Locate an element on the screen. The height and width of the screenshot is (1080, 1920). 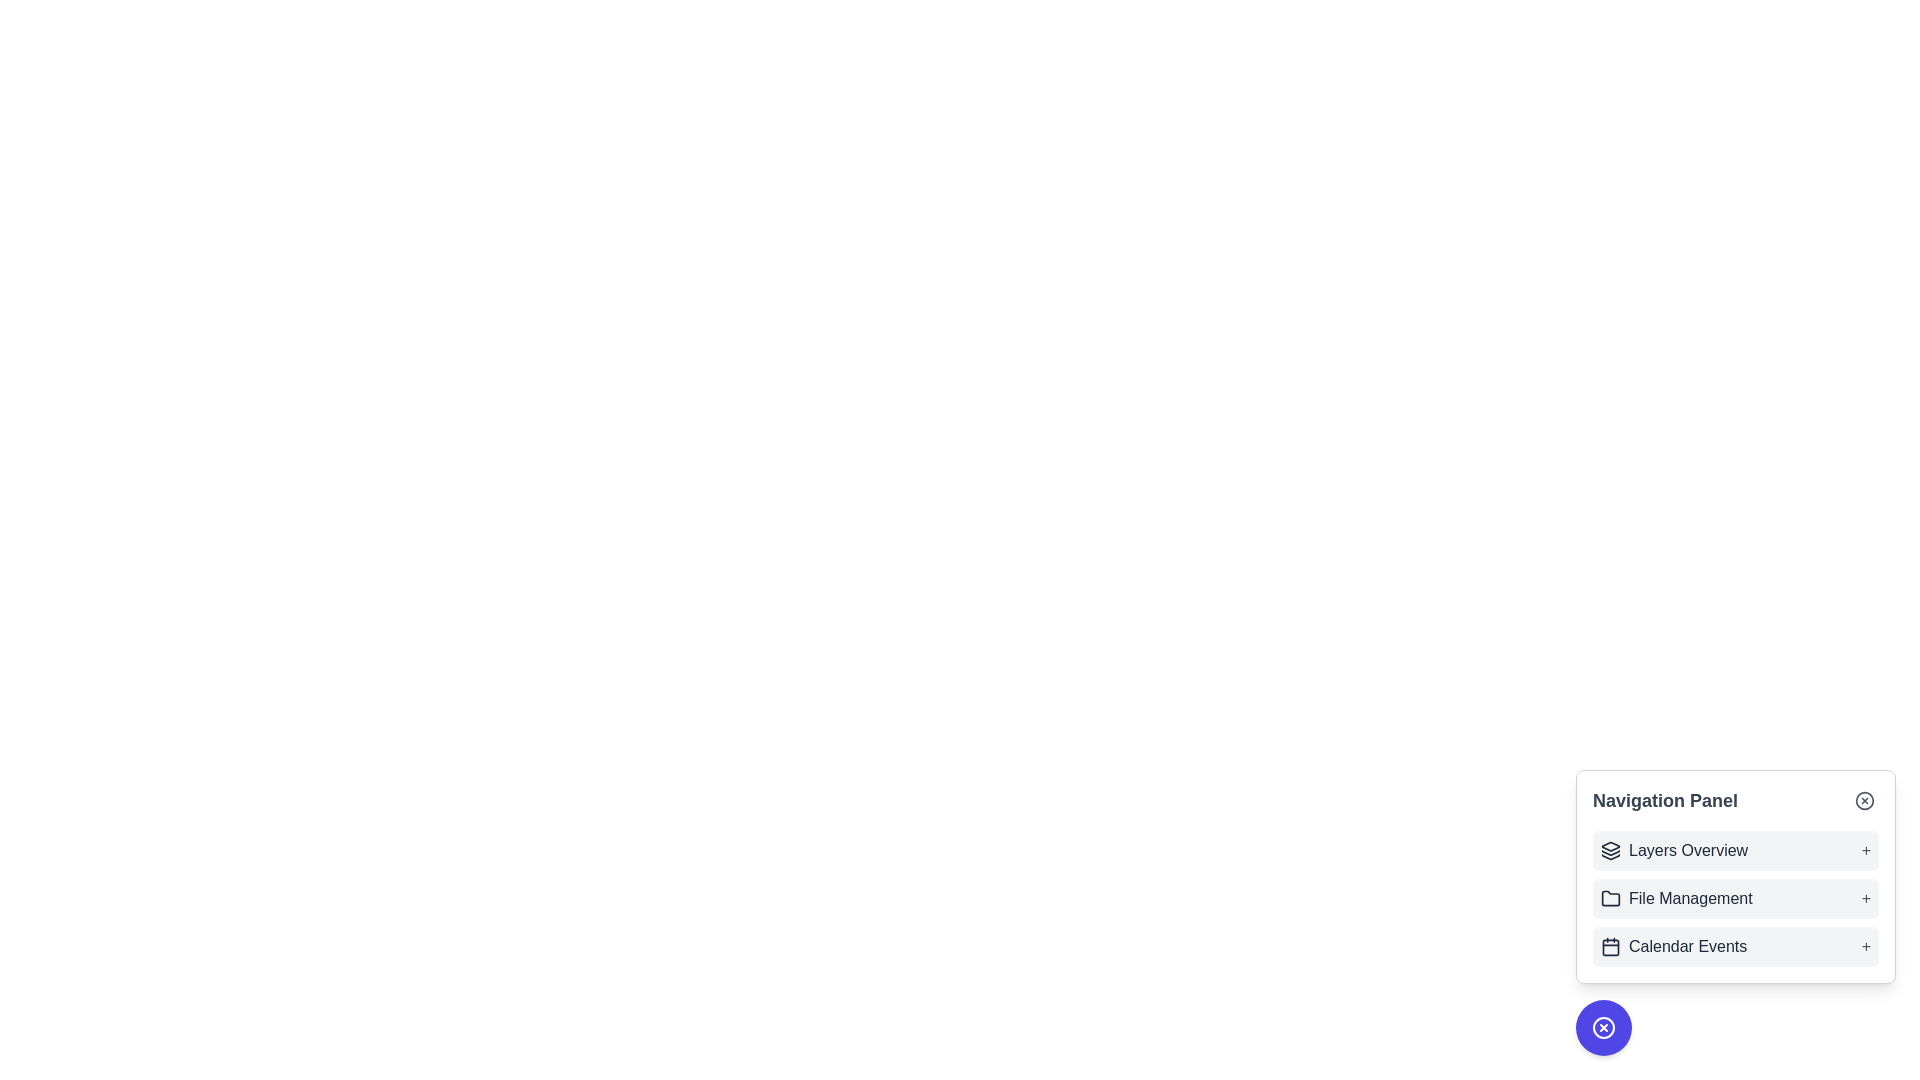
the 'File Management' menu item located is located at coordinates (1735, 897).